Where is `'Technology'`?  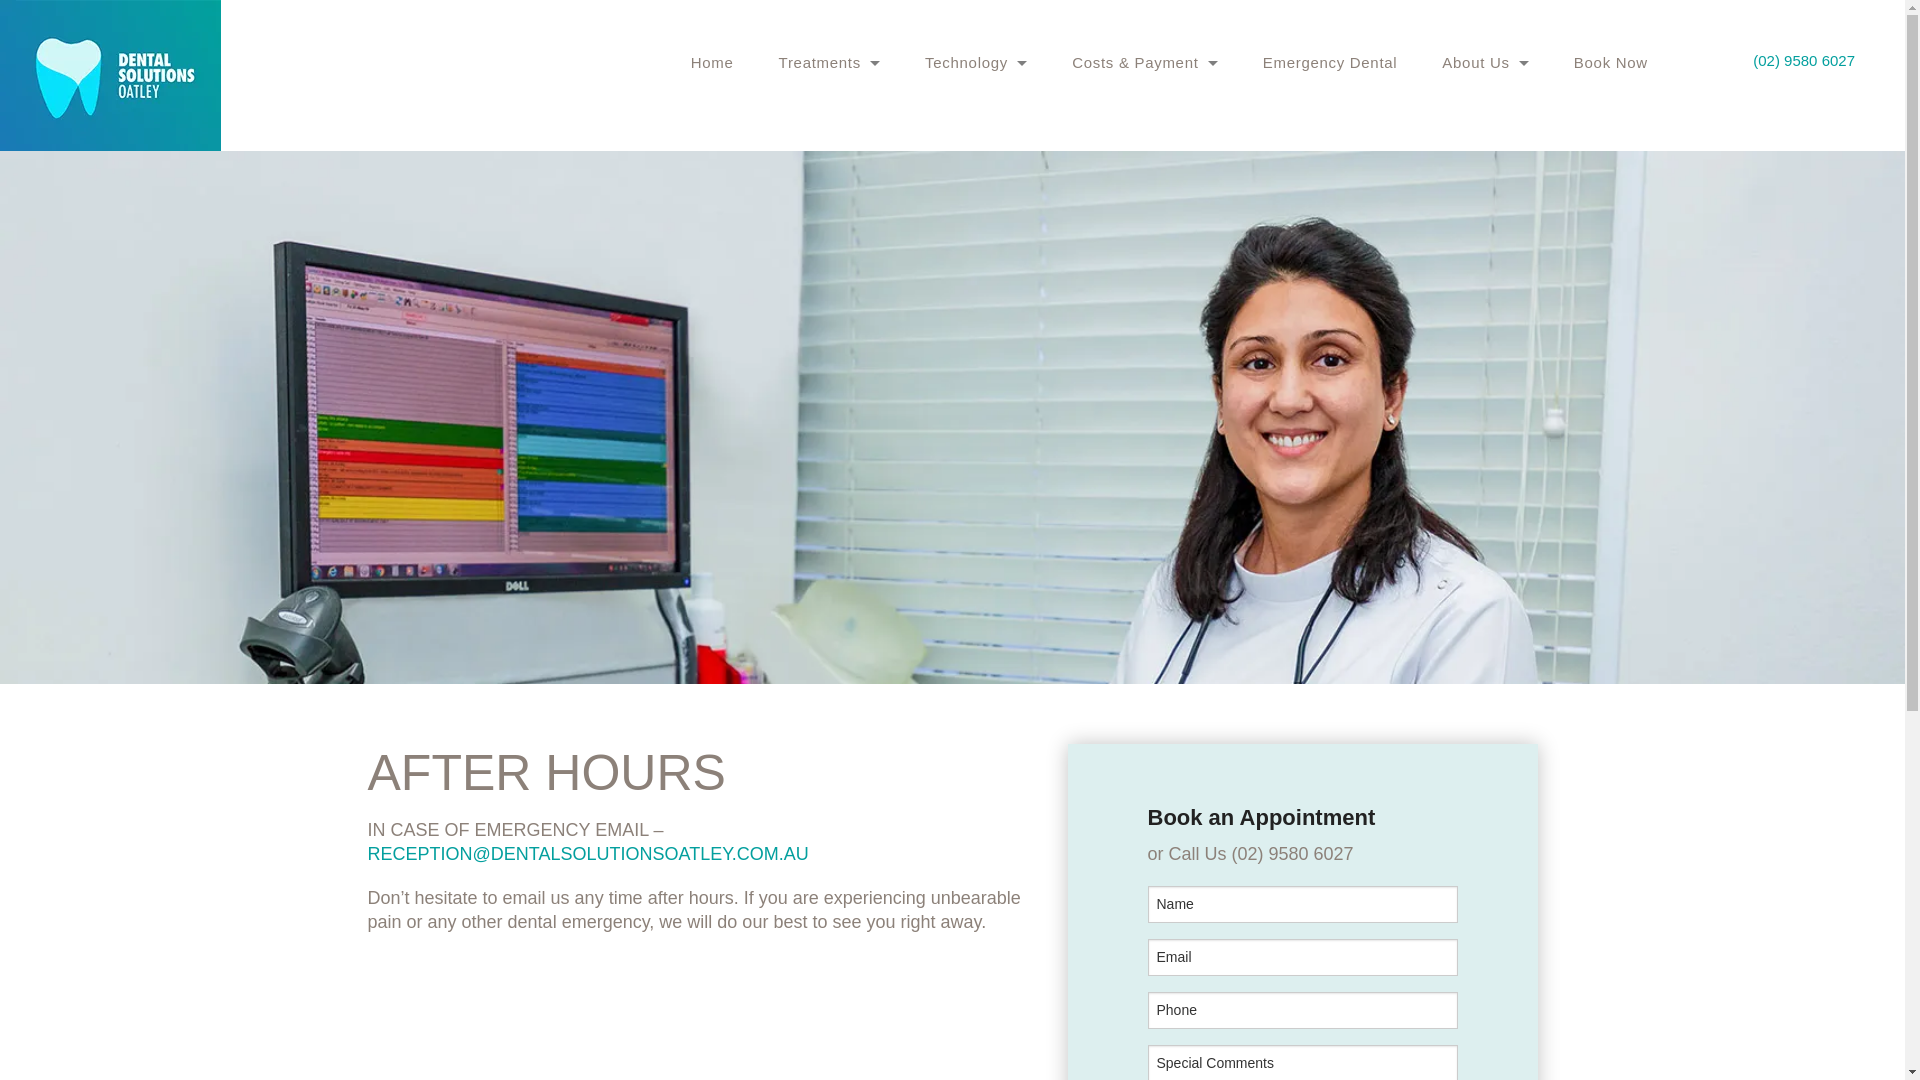
'Technology' is located at coordinates (975, 61).